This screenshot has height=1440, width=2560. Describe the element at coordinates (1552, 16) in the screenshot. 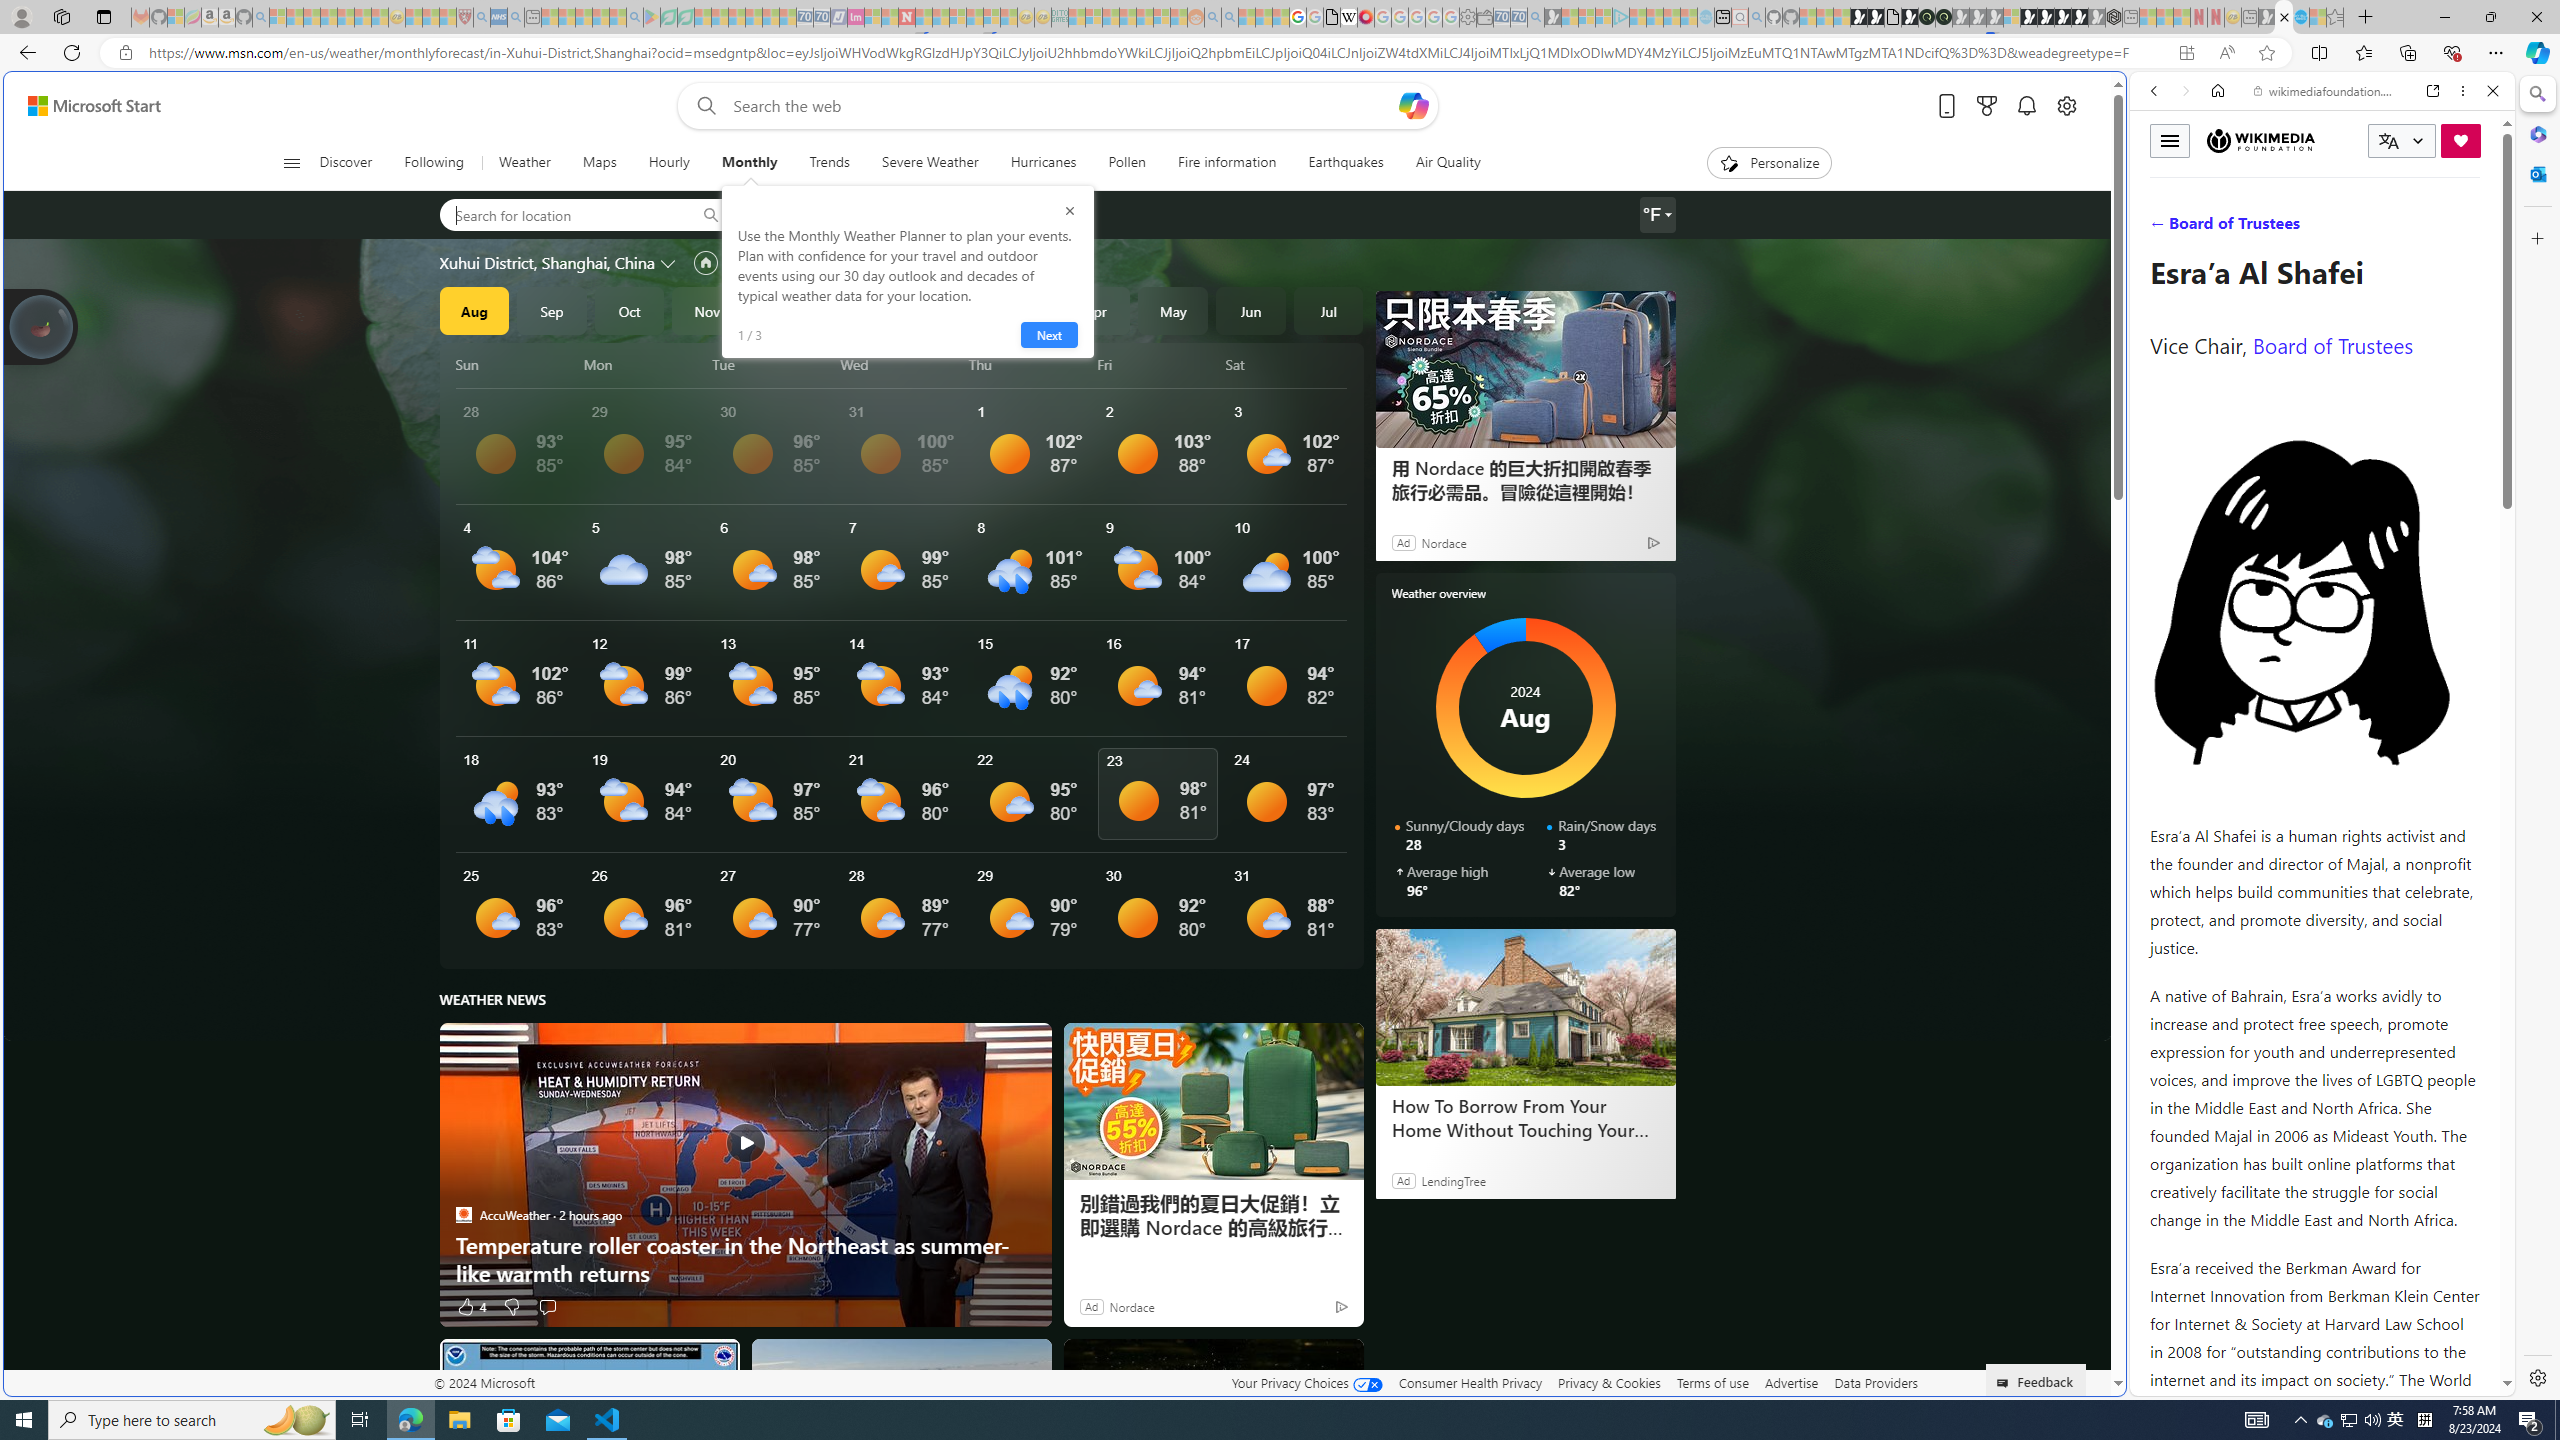

I see `'Microsoft Start Gaming - Sleeping'` at that location.